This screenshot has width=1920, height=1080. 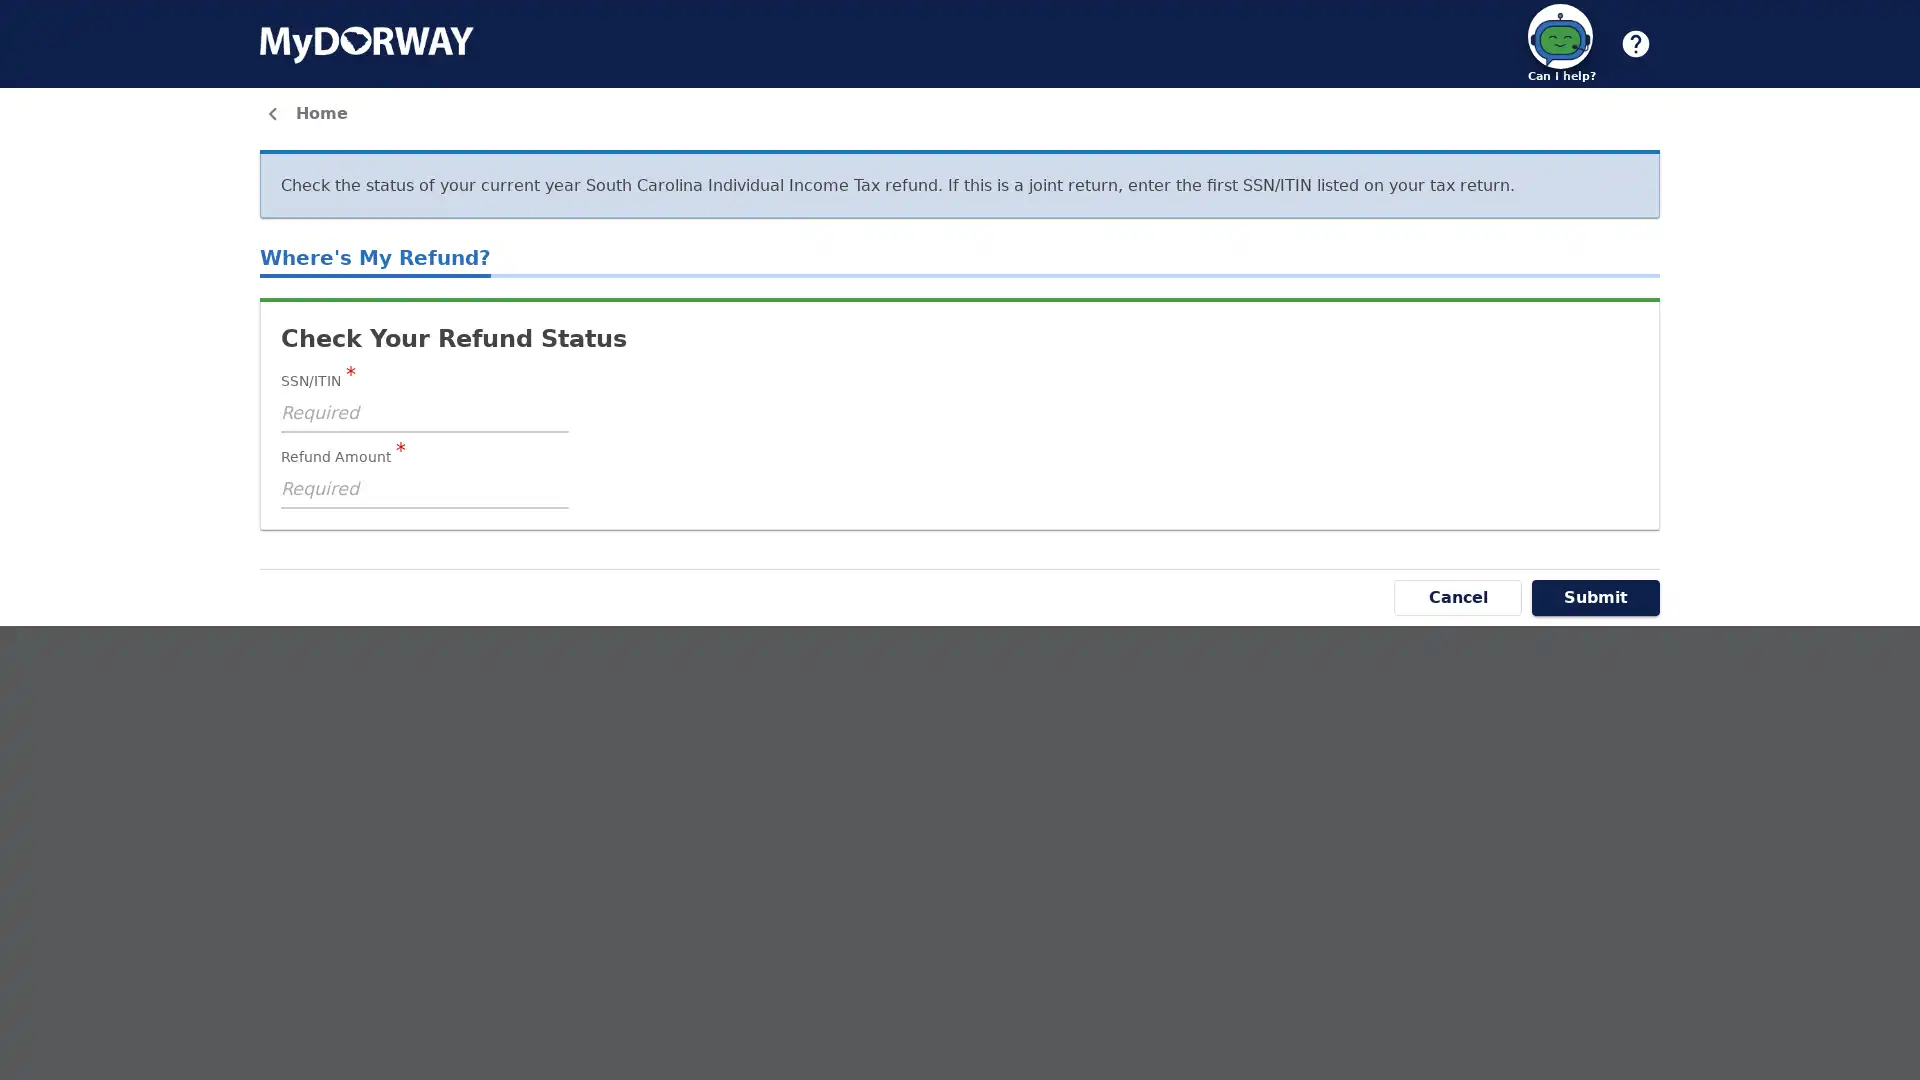 I want to click on Submit, so click(x=1595, y=596).